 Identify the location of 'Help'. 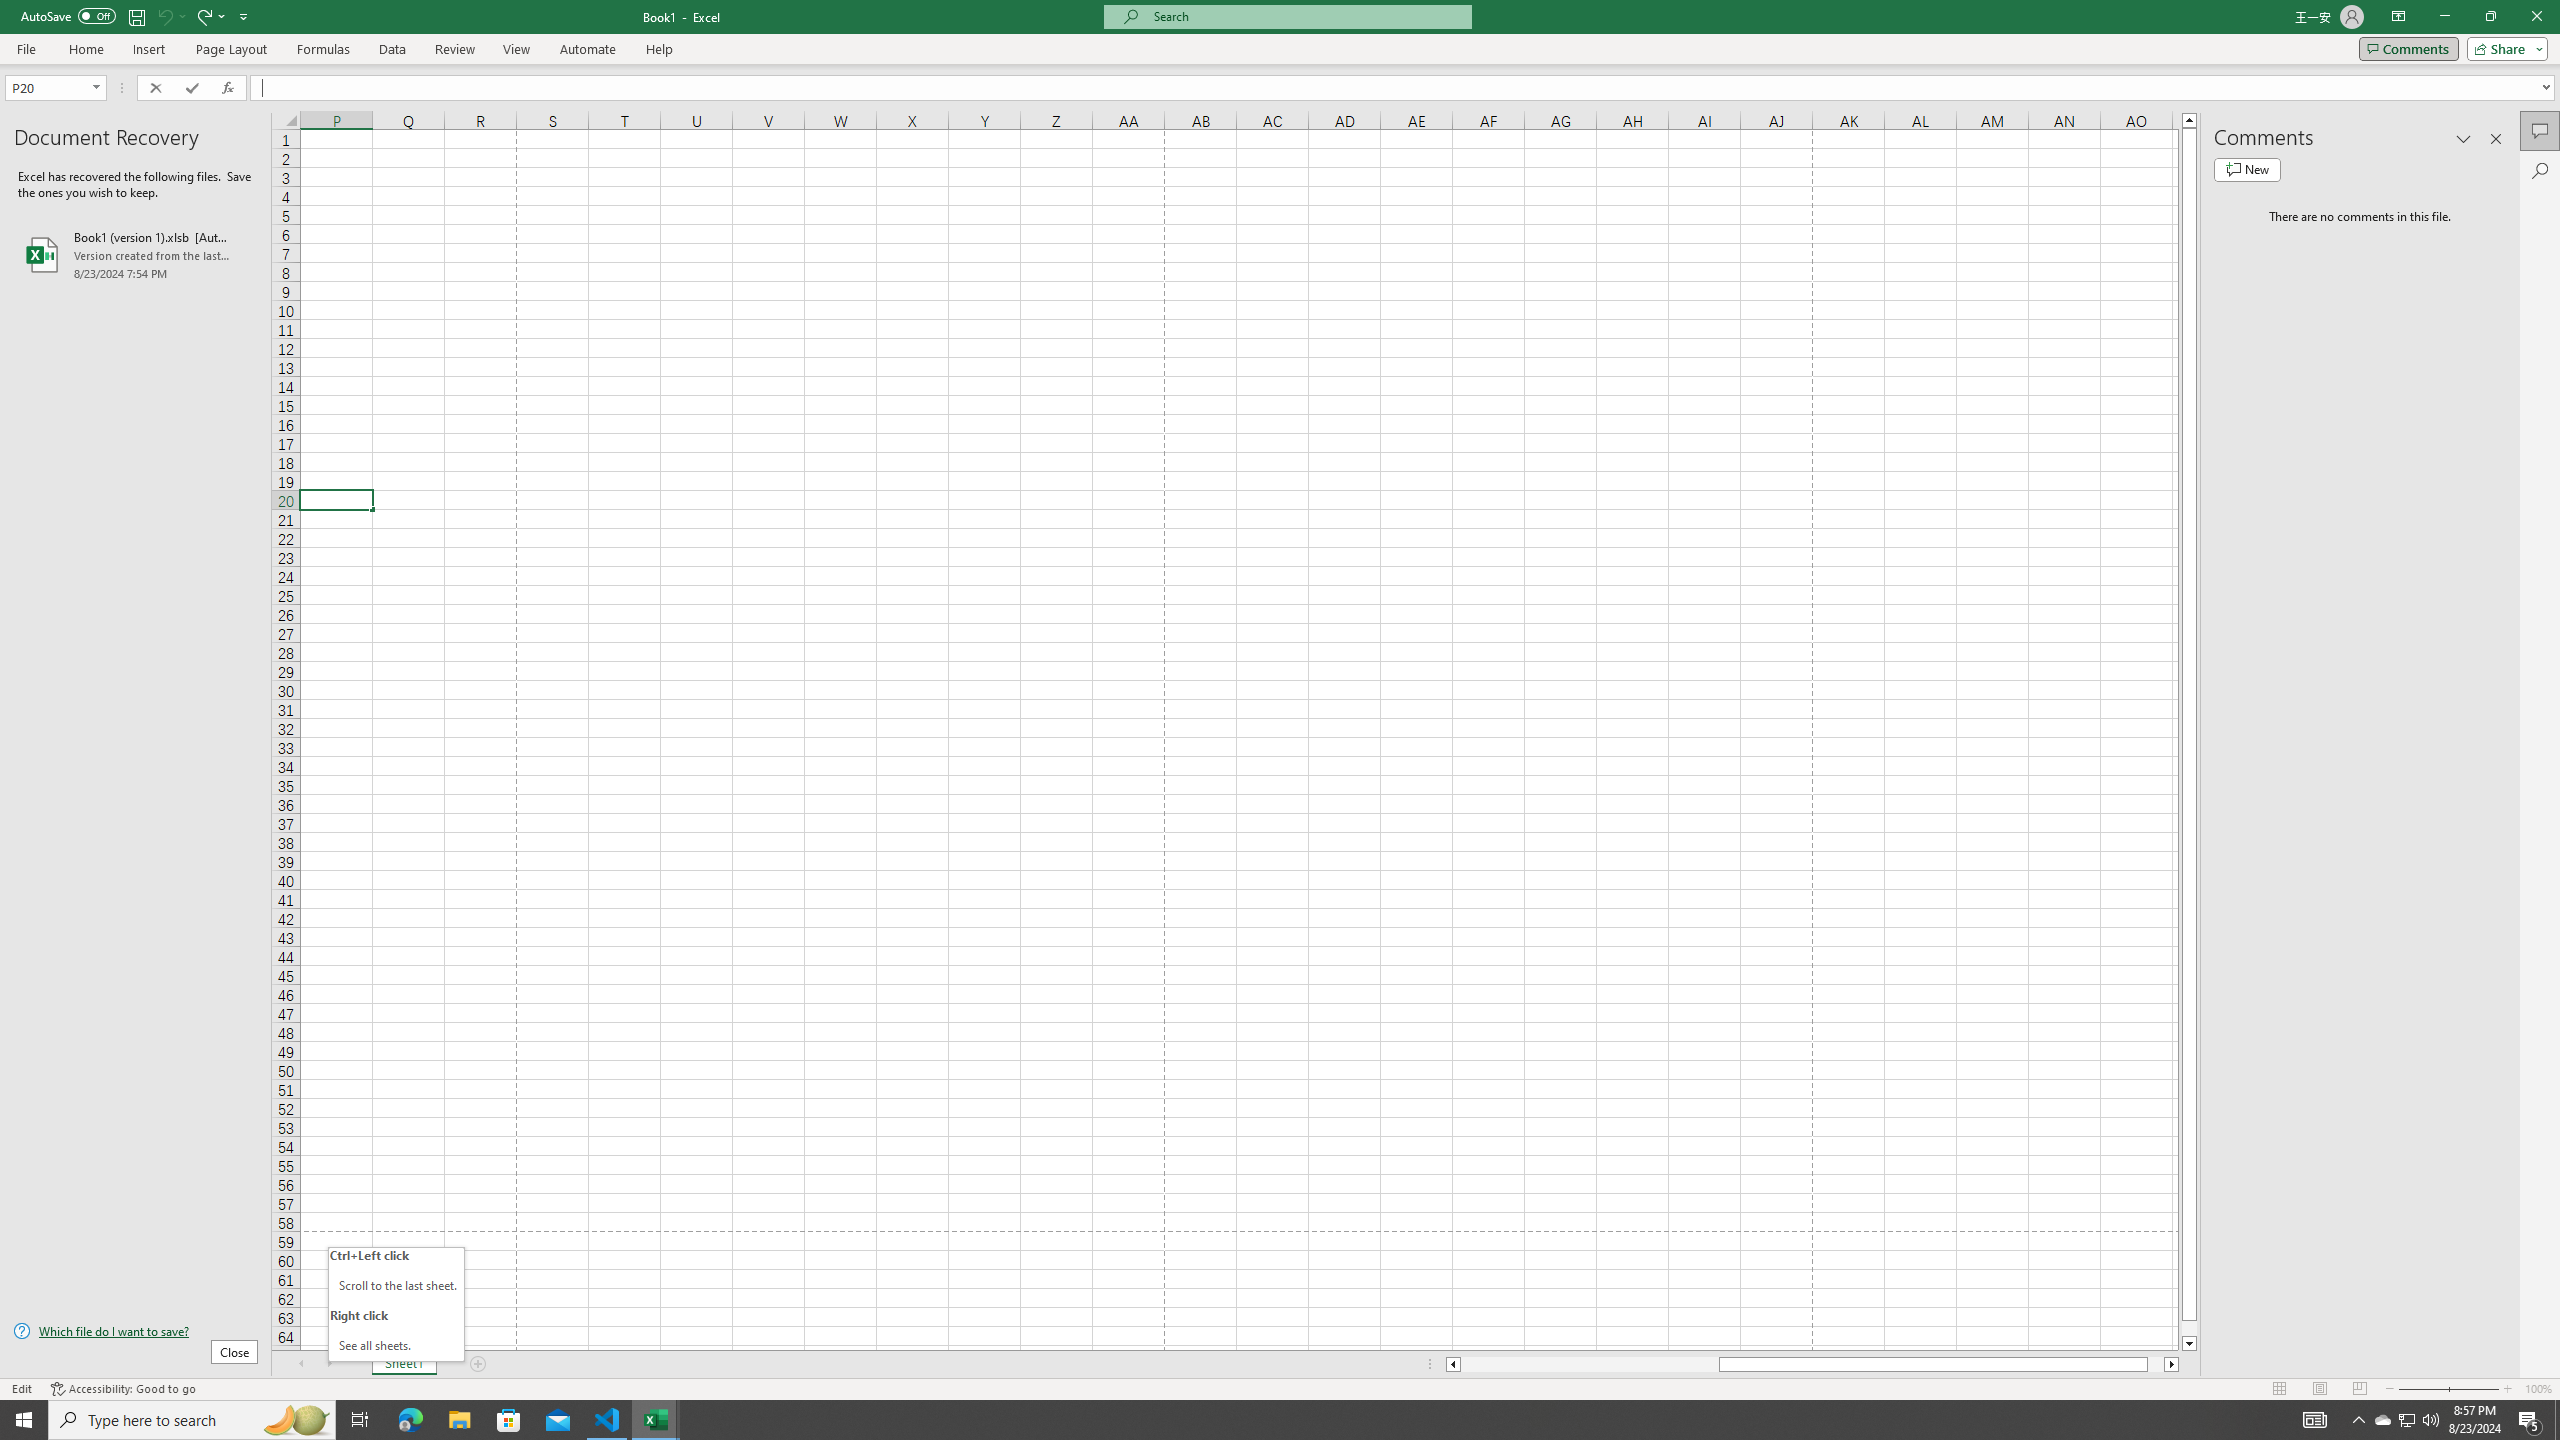
(659, 49).